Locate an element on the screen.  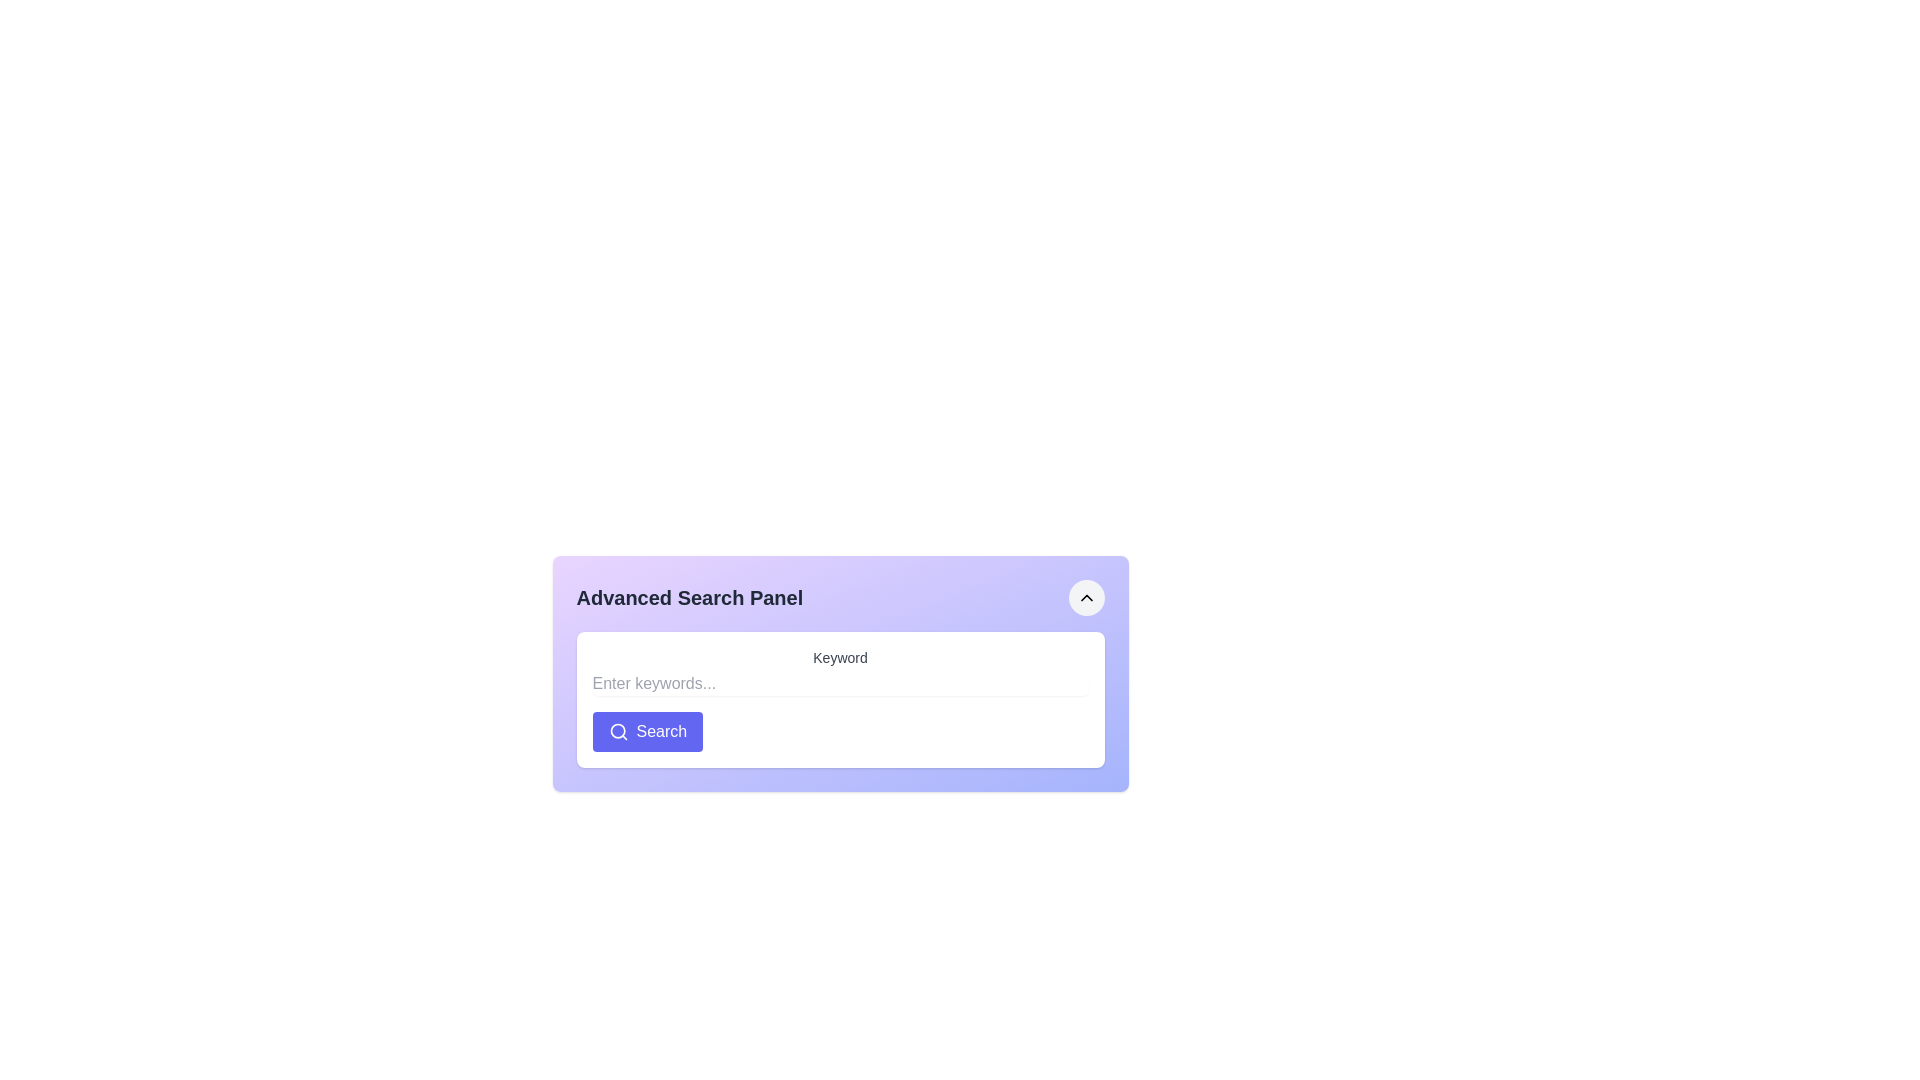
the 'Search' button with an indigo background and white text, featuring a magnifying glass icon, to observe the background color change is located at coordinates (647, 732).